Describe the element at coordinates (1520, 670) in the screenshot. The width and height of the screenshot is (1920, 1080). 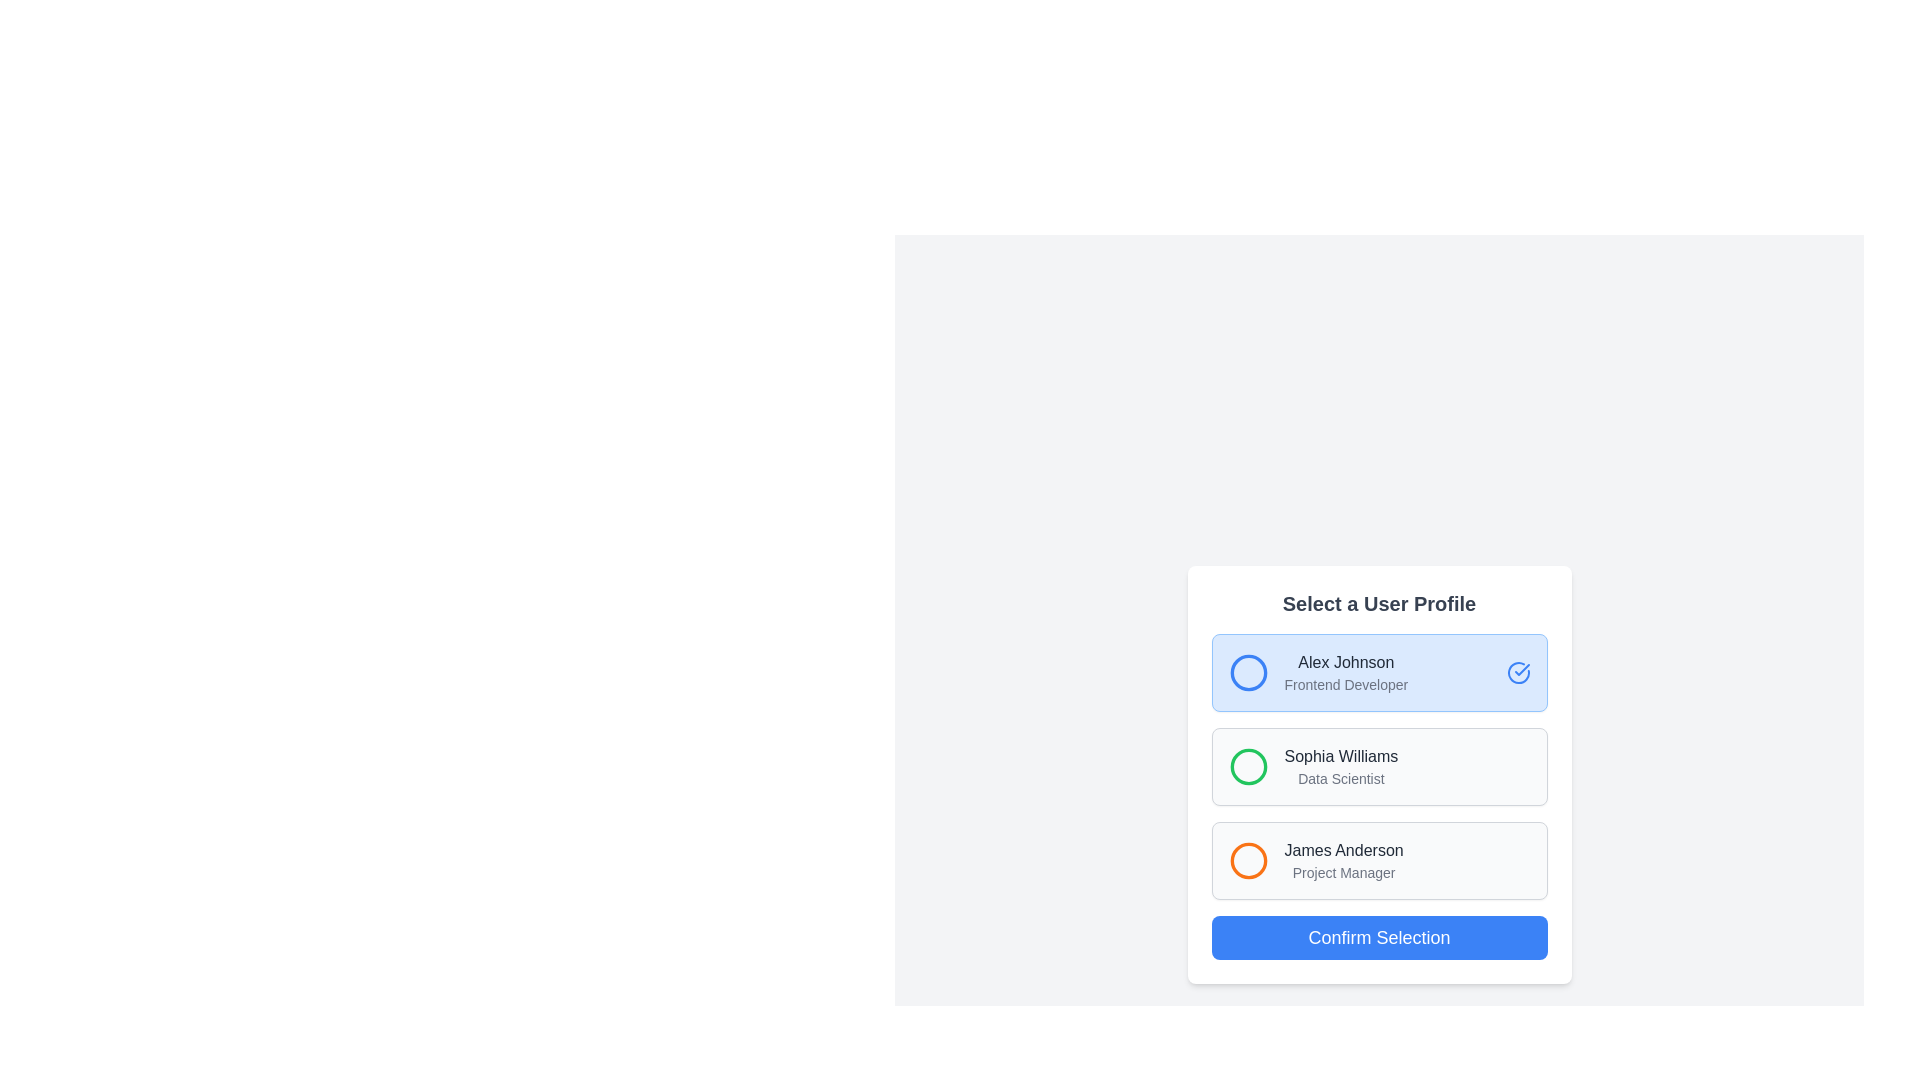
I see `the checkmark icon within the user profile card titled 'Alex Johnson - Frontend Developer', located near the right edge of the card` at that location.